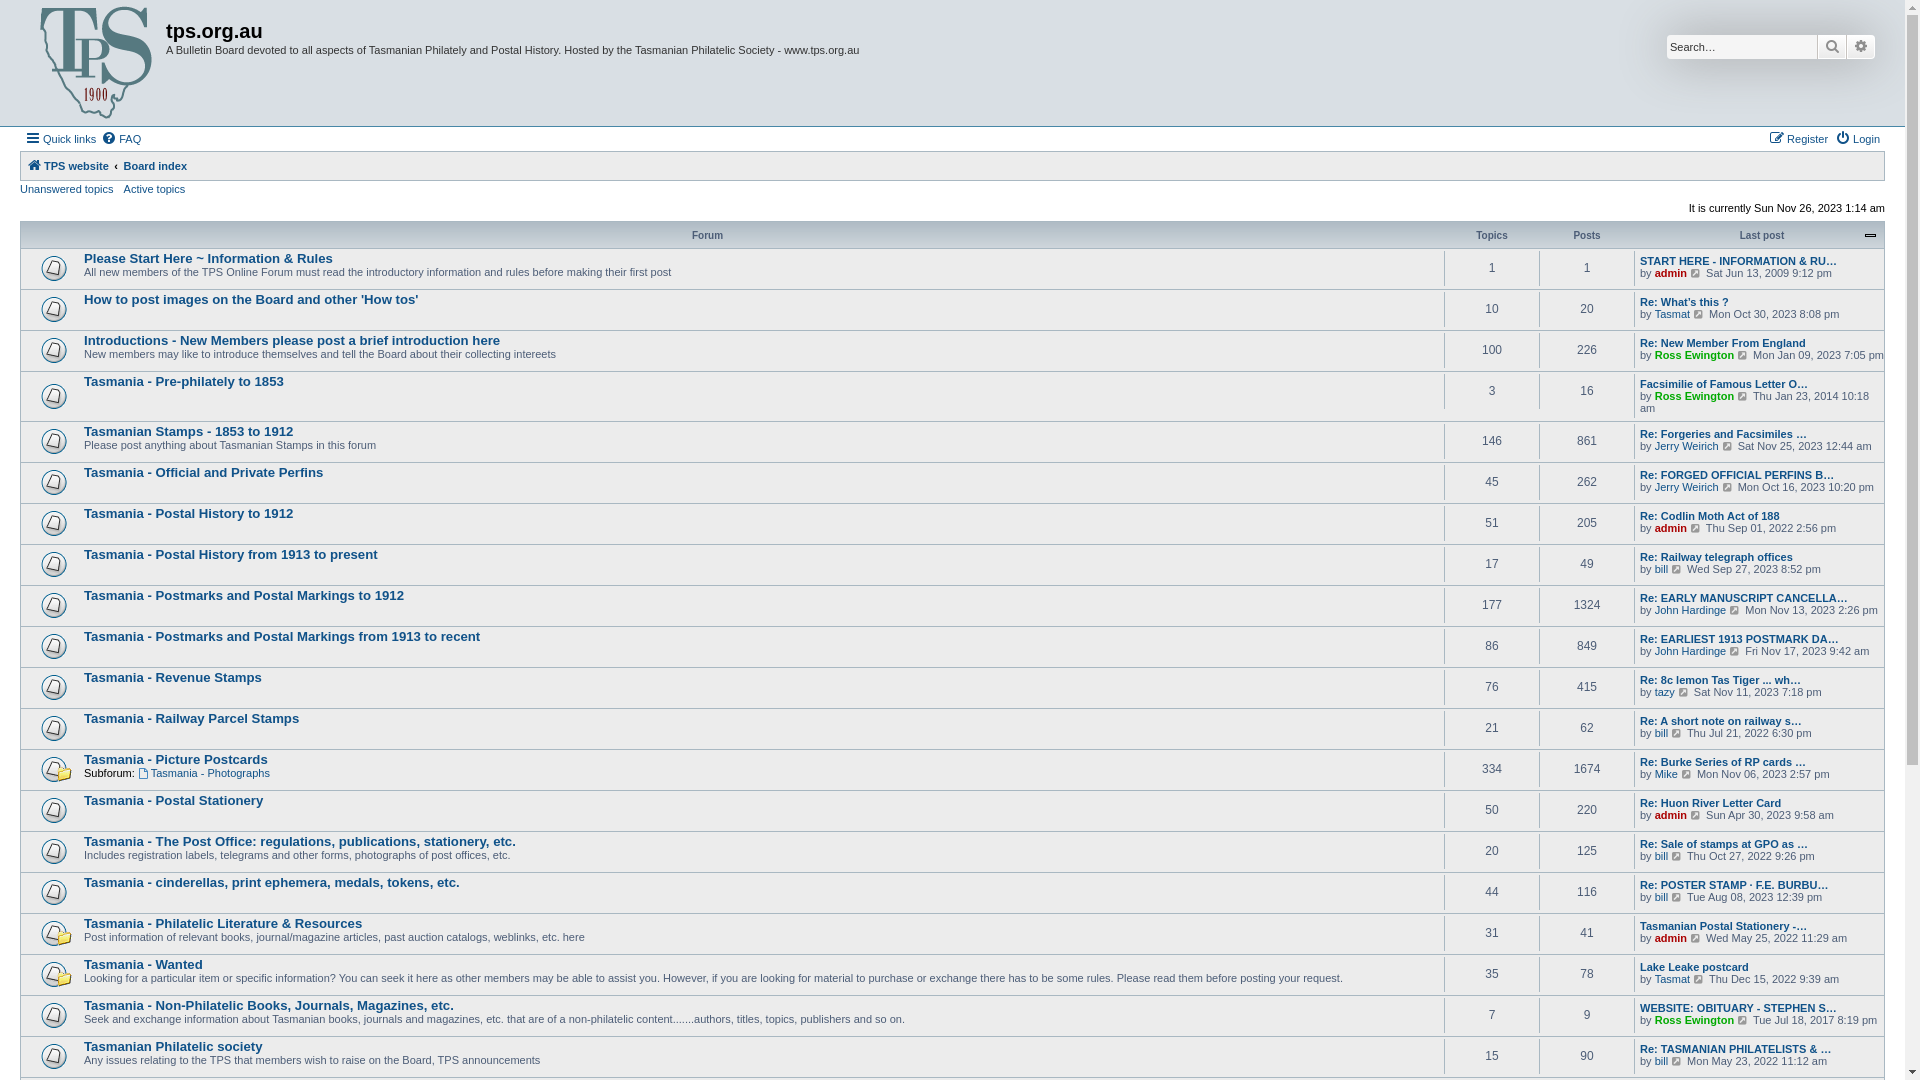  Describe the element at coordinates (1670, 273) in the screenshot. I see `'admin'` at that location.